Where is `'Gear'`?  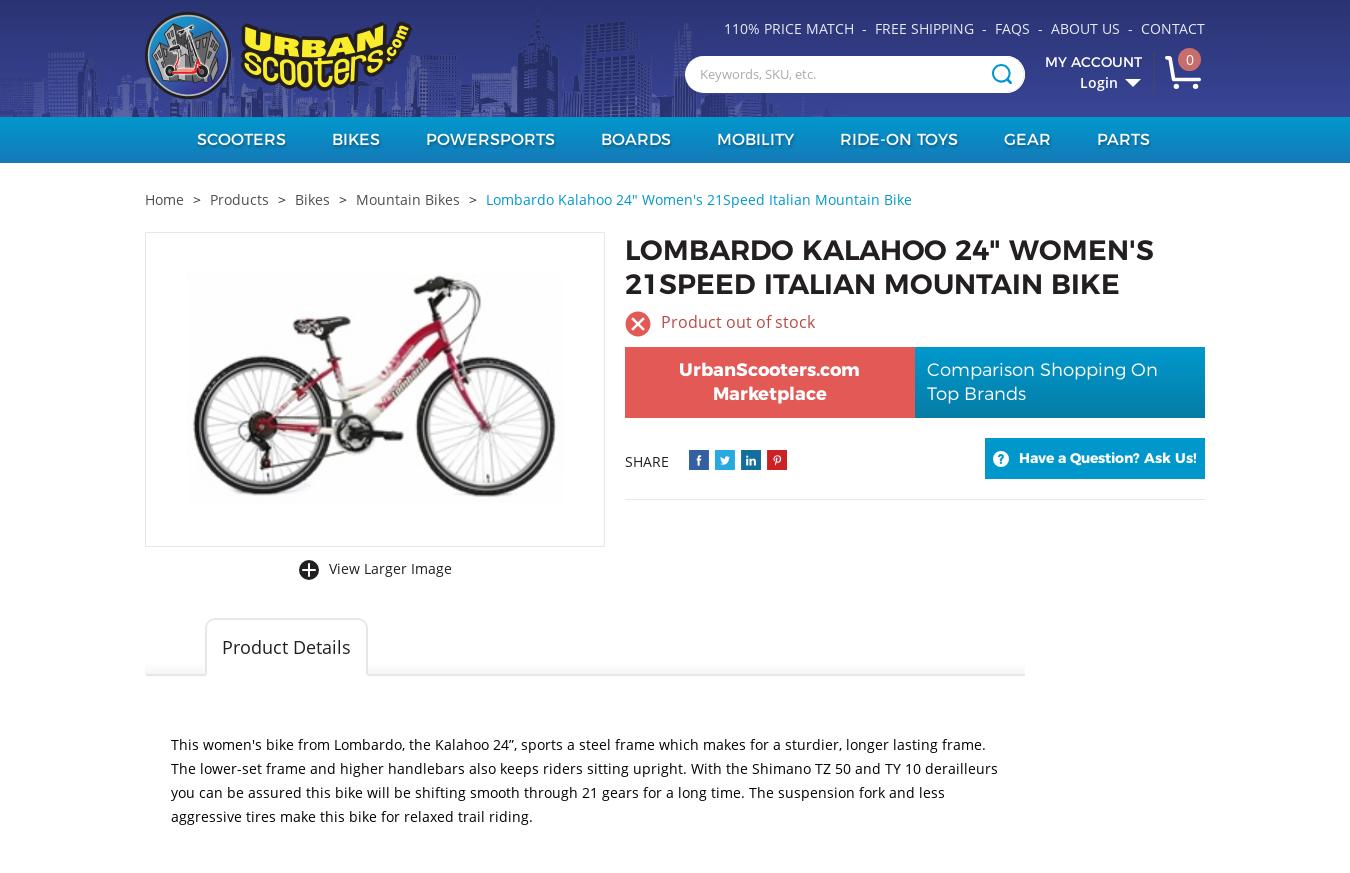 'Gear' is located at coordinates (1026, 139).